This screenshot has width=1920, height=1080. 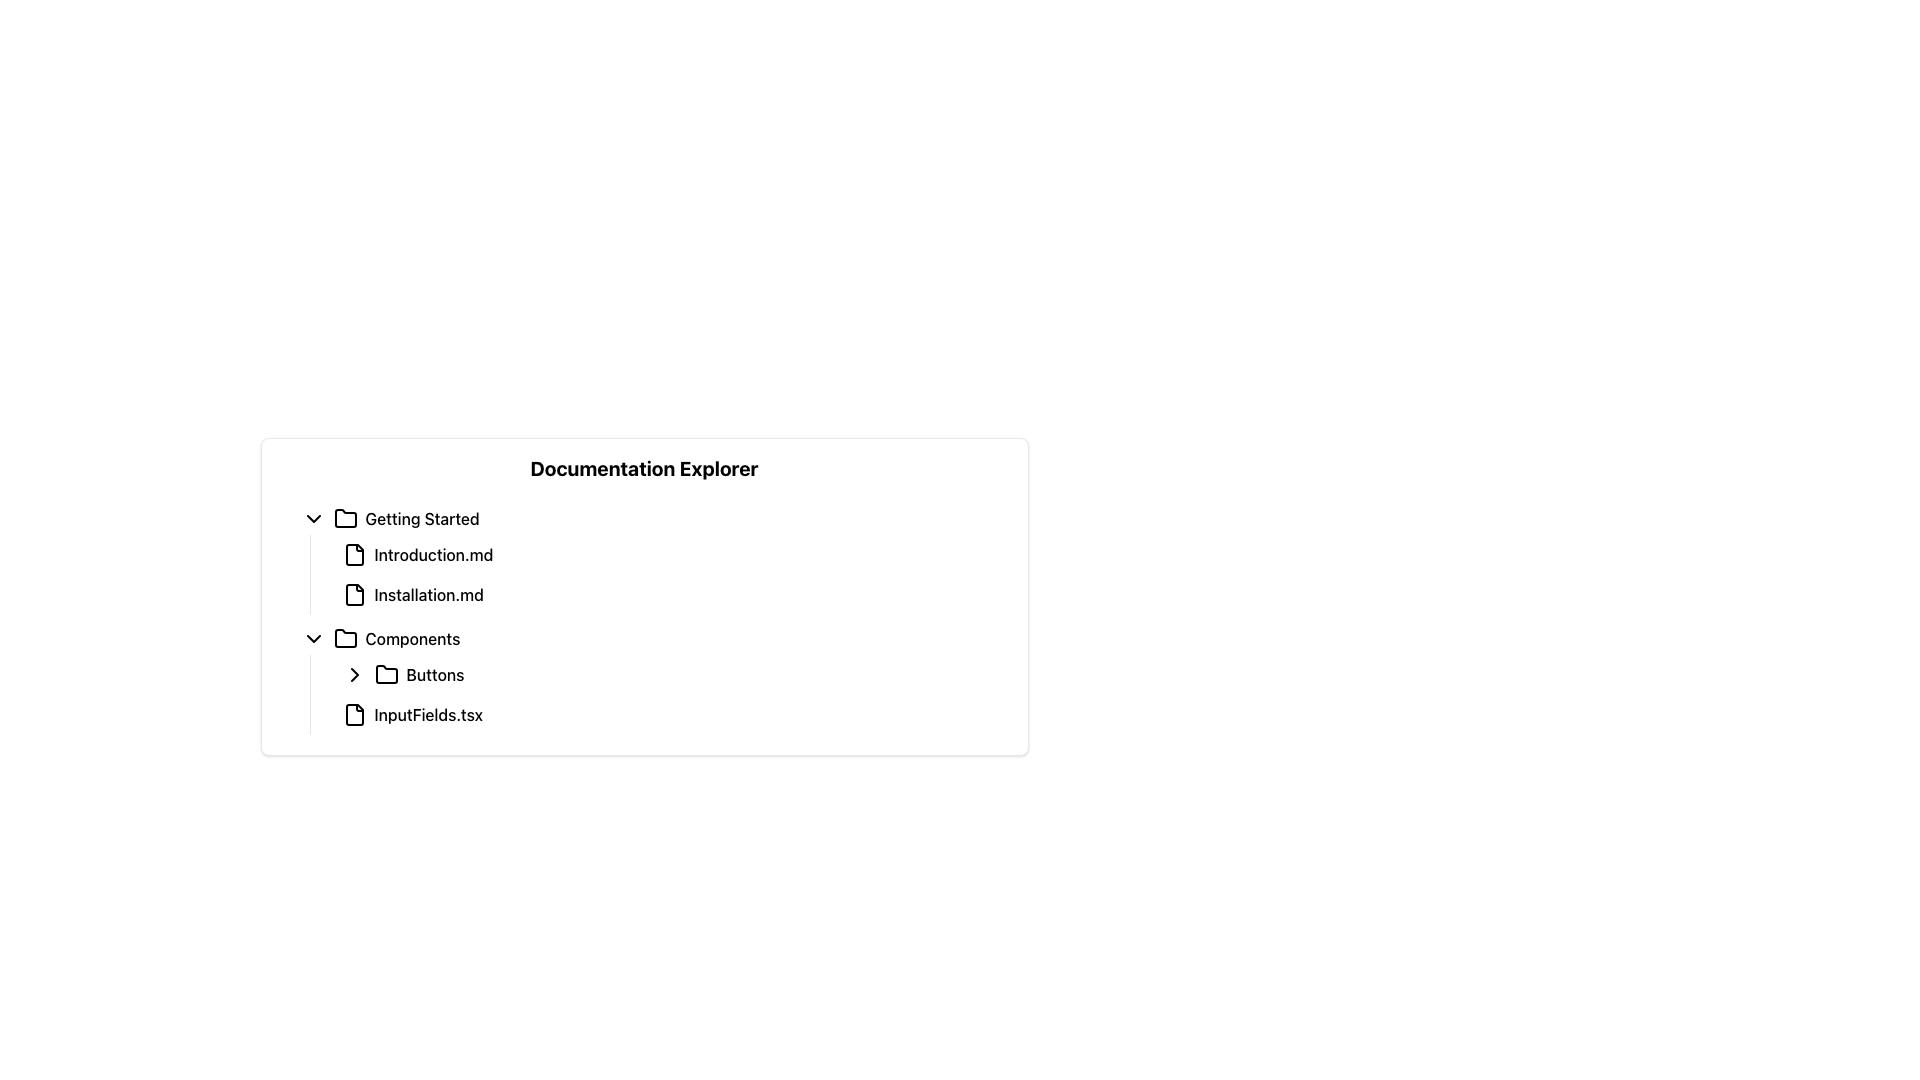 I want to click on the folder icon located in the 'Components' section of the left-hand side explorer panel, so click(x=345, y=639).